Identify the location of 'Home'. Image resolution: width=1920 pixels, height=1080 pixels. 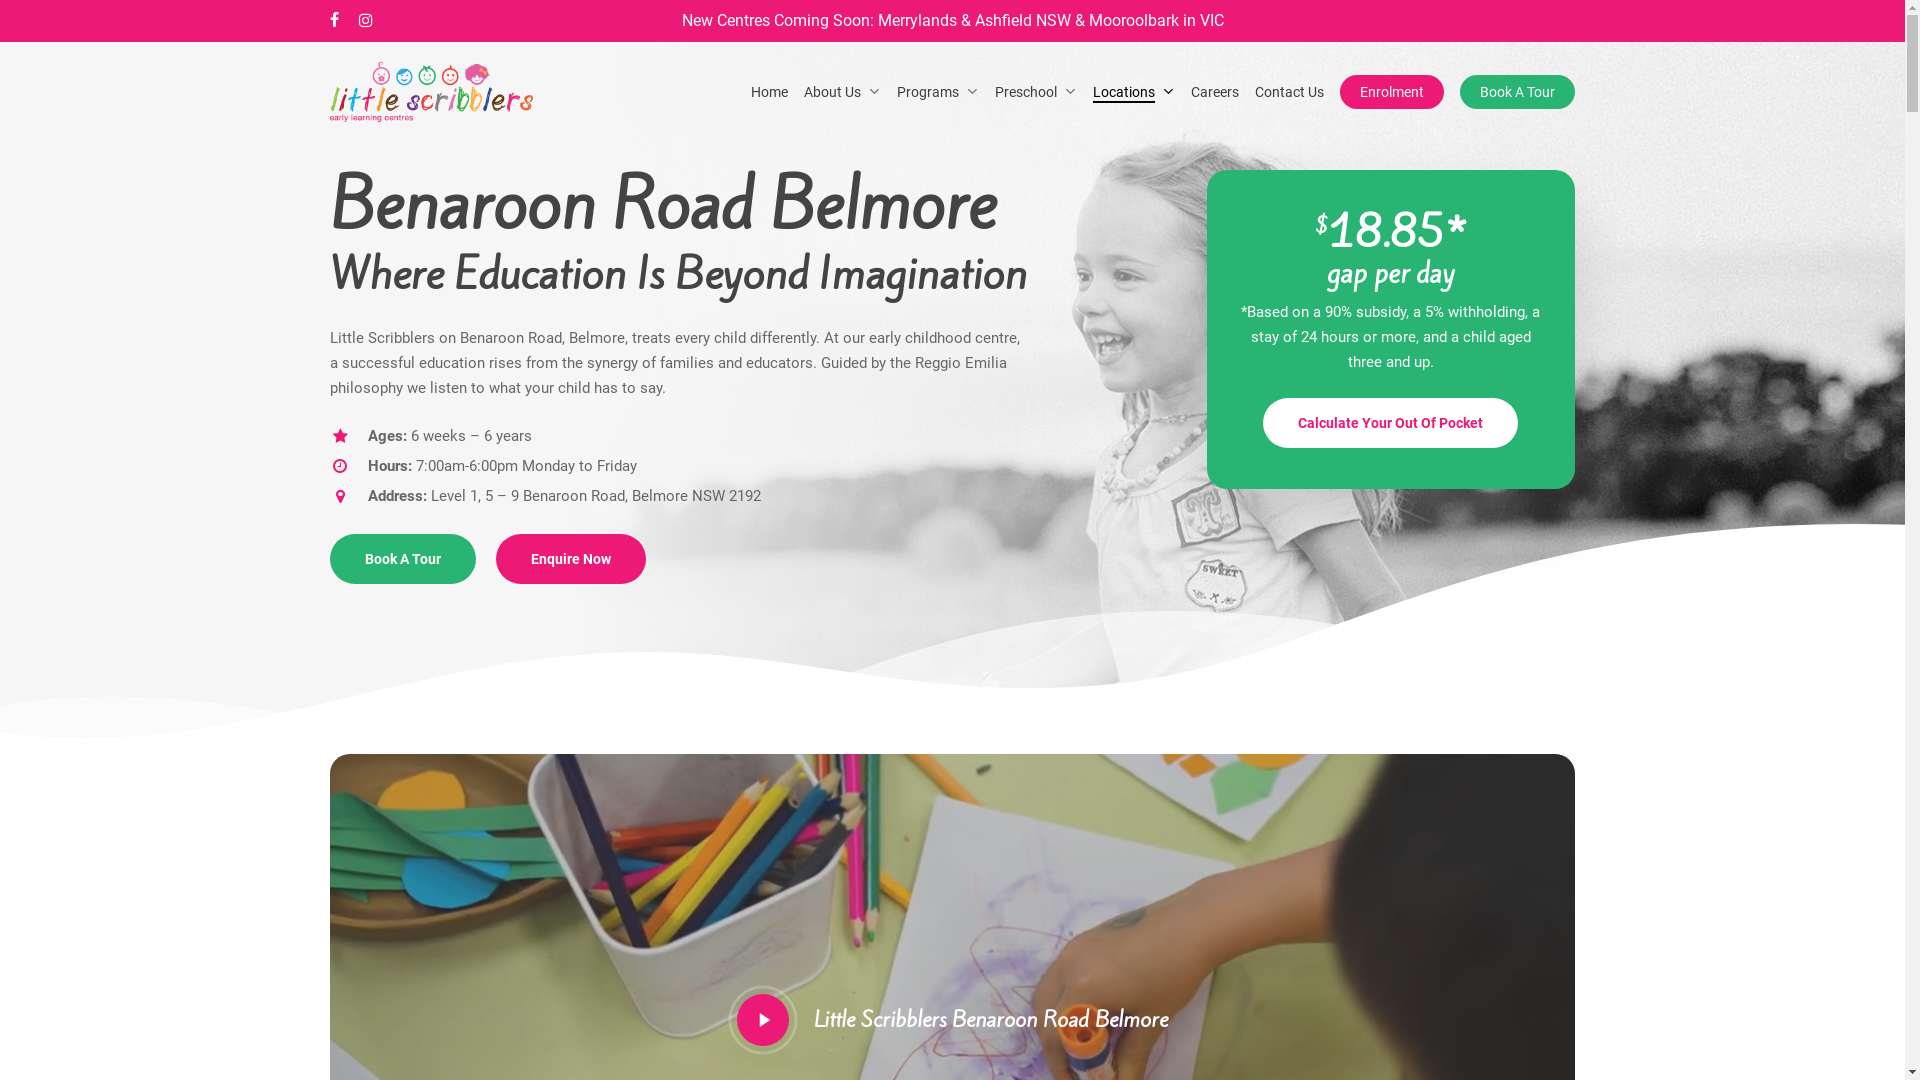
(768, 92).